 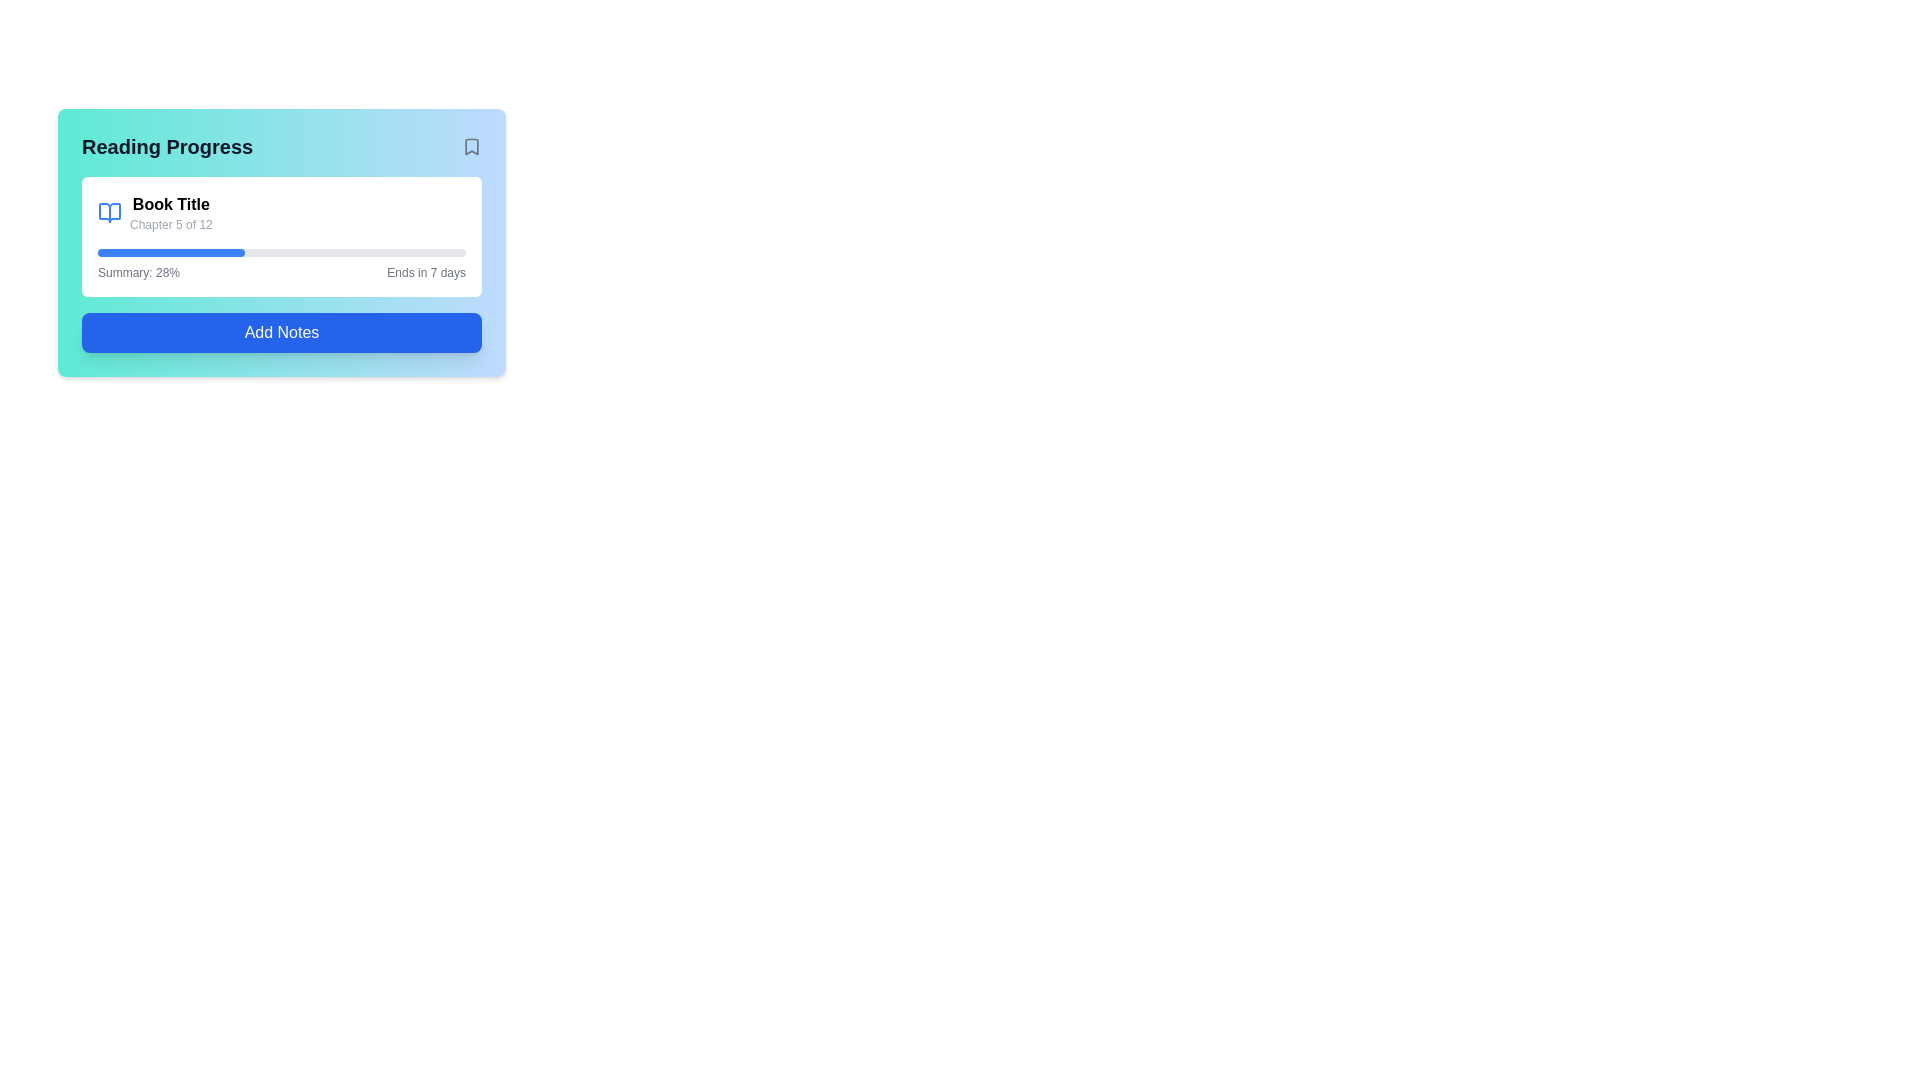 What do you see at coordinates (109, 212) in the screenshot?
I see `the small blue open book icon located in the 'Reading Progress' card, which is positioned to the left of the 'Book Title' and 'Chapter 5 of 12' text` at bounding box center [109, 212].